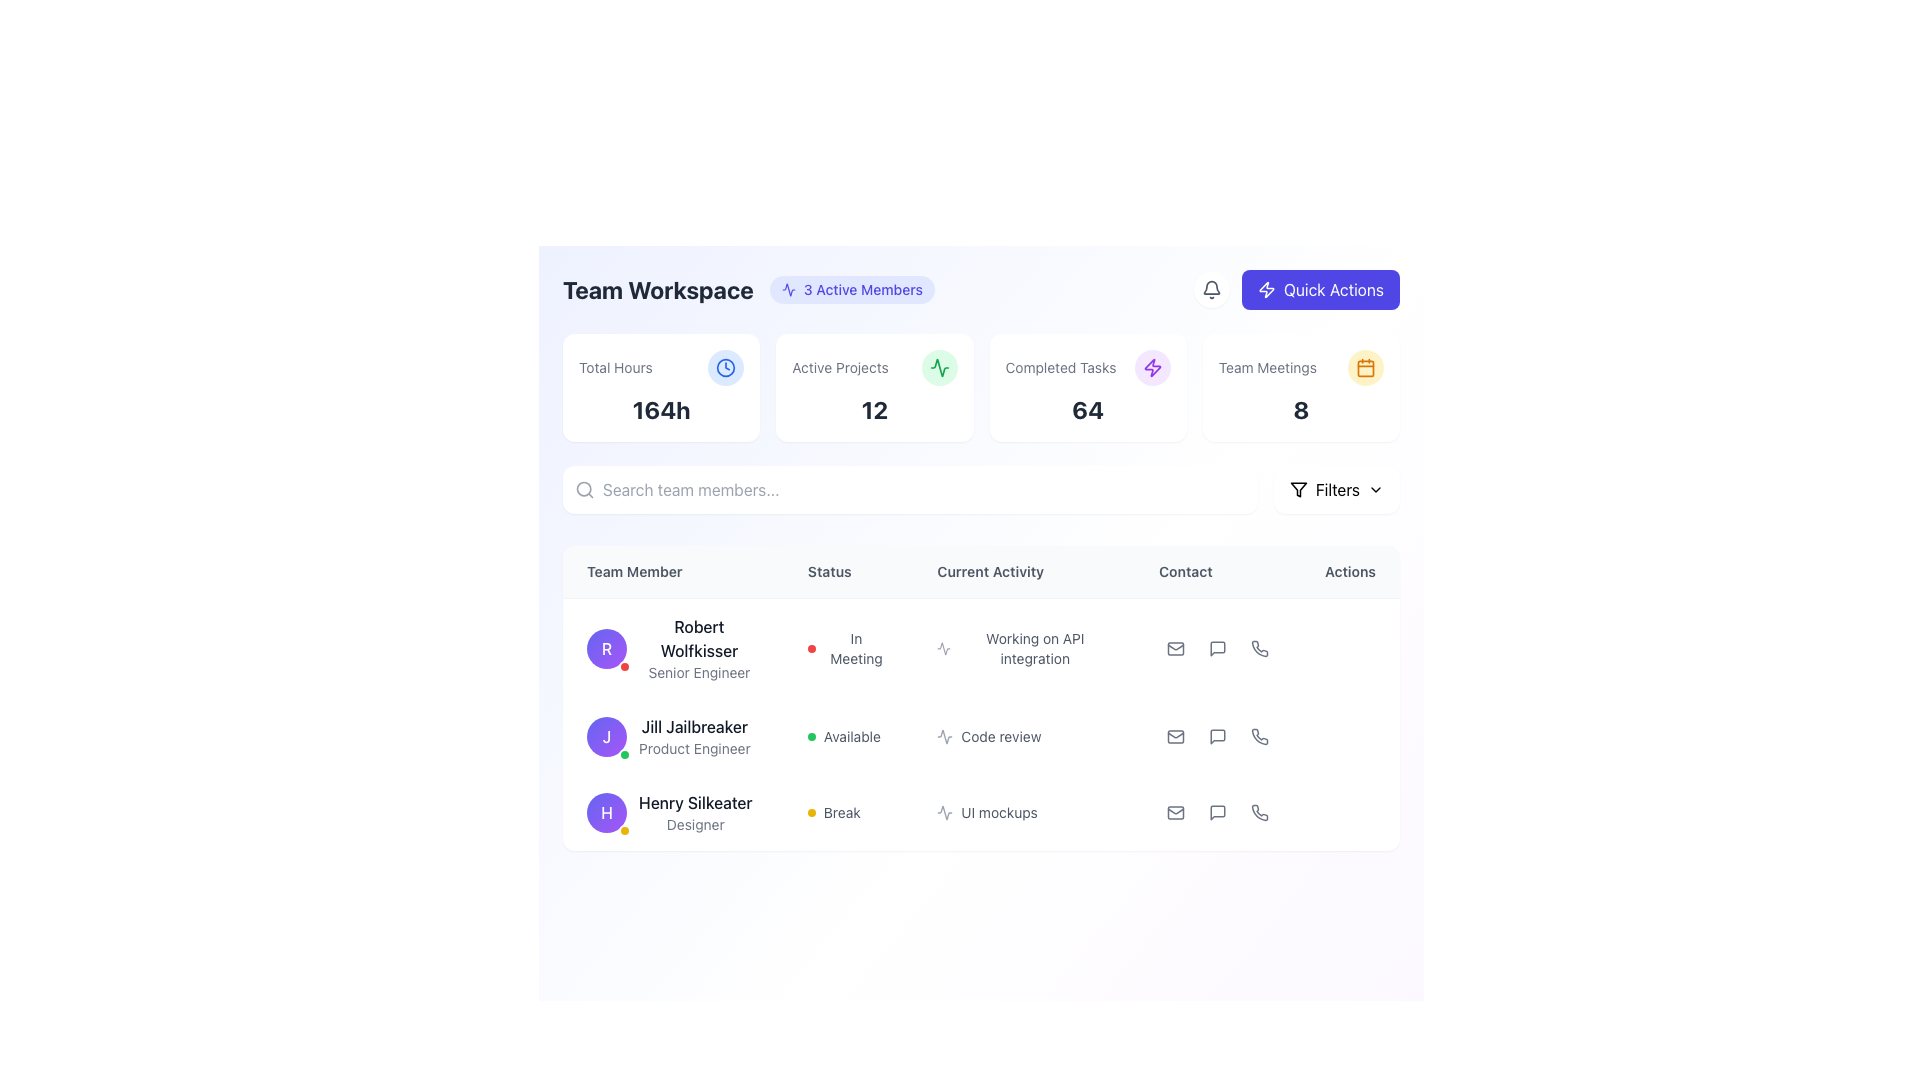 Image resolution: width=1920 pixels, height=1080 pixels. I want to click on the Information Card displaying the profile information of a team member, located in the first row of the team members list adjacent to the Status column, so click(673, 648).